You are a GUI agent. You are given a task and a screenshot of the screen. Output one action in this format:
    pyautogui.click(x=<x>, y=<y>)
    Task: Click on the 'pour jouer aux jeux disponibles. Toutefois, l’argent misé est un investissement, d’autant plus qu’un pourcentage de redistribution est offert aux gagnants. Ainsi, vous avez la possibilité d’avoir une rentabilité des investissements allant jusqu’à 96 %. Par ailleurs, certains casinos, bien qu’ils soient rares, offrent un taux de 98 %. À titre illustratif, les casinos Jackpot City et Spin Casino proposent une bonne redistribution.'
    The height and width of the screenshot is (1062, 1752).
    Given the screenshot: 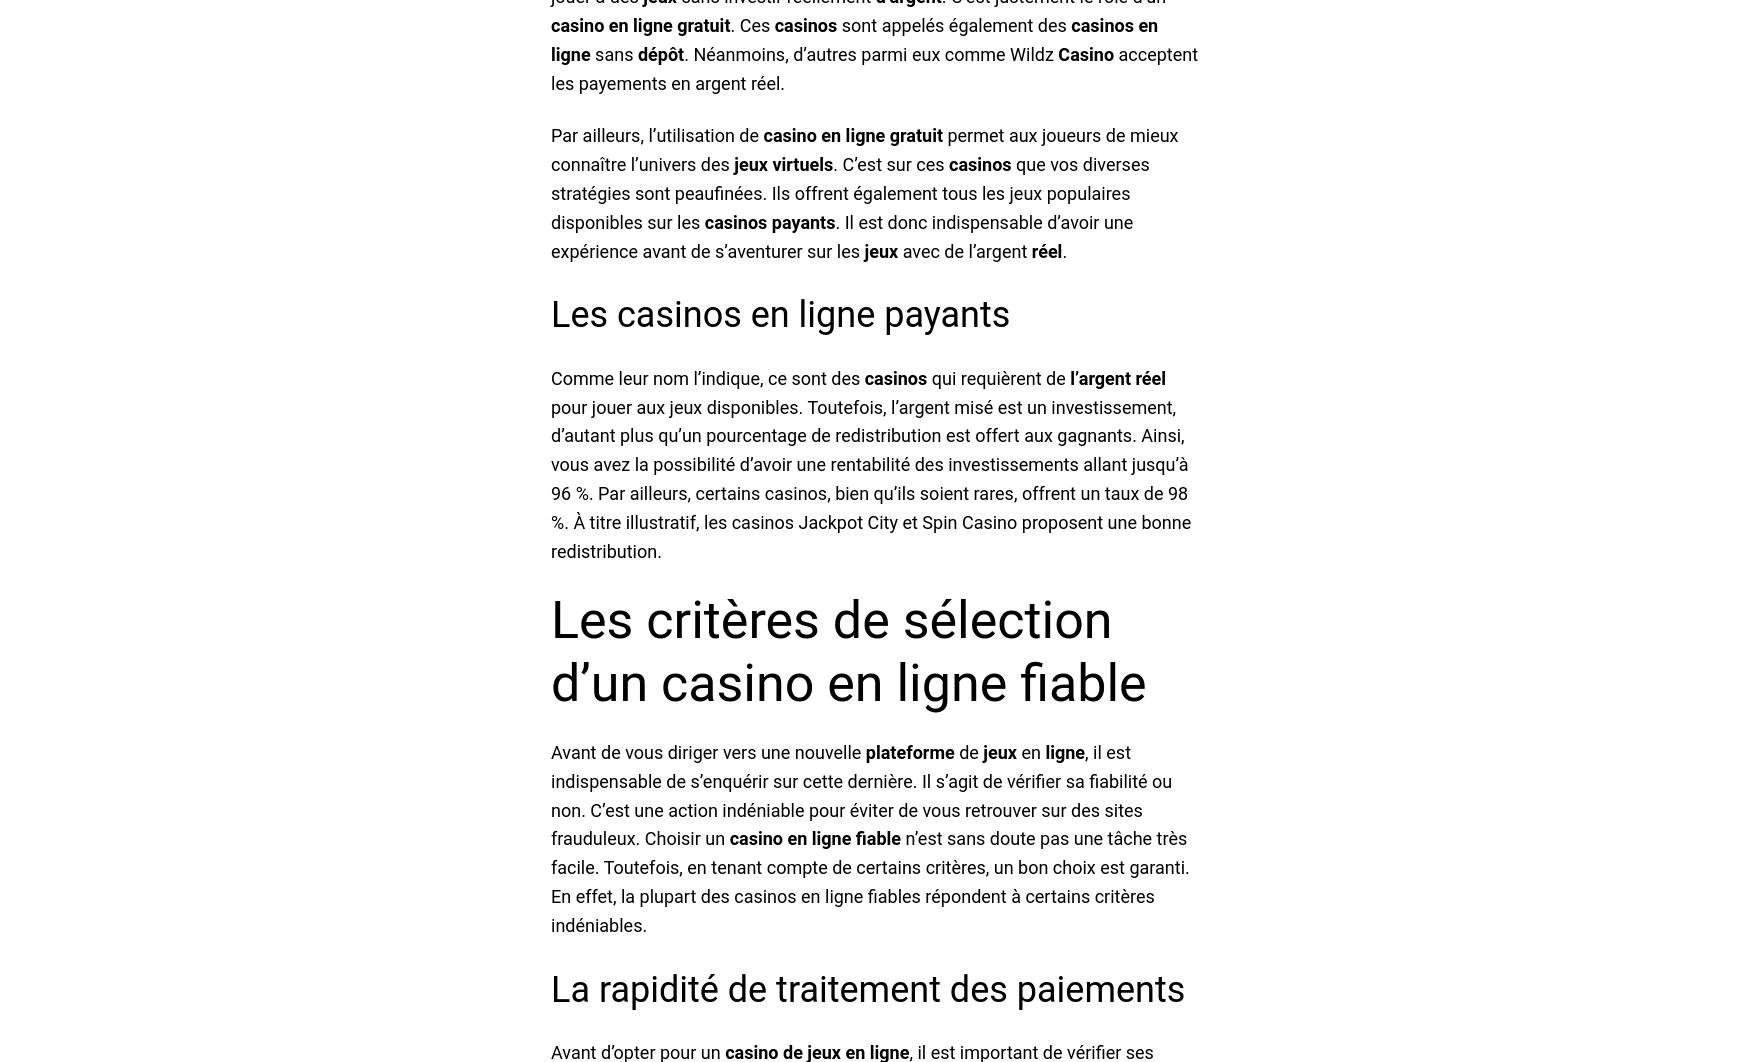 What is the action you would take?
    pyautogui.click(x=869, y=477)
    